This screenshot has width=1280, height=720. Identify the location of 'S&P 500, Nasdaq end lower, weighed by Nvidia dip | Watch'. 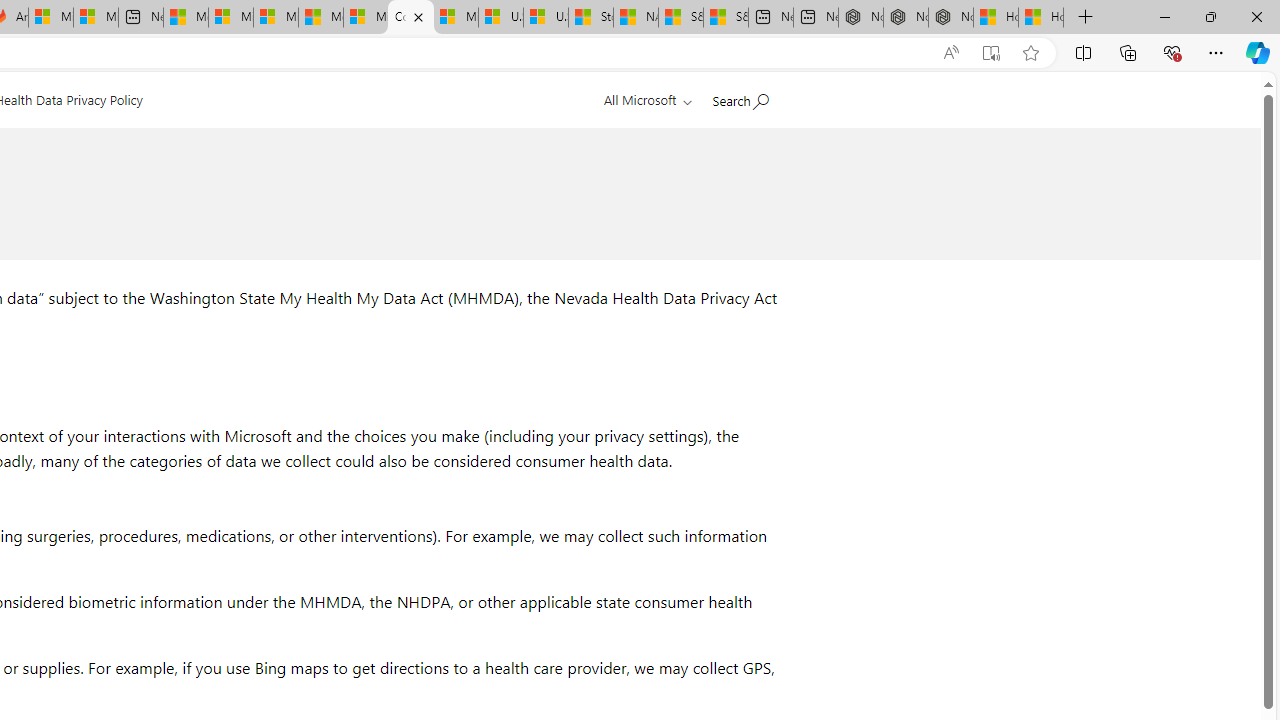
(724, 17).